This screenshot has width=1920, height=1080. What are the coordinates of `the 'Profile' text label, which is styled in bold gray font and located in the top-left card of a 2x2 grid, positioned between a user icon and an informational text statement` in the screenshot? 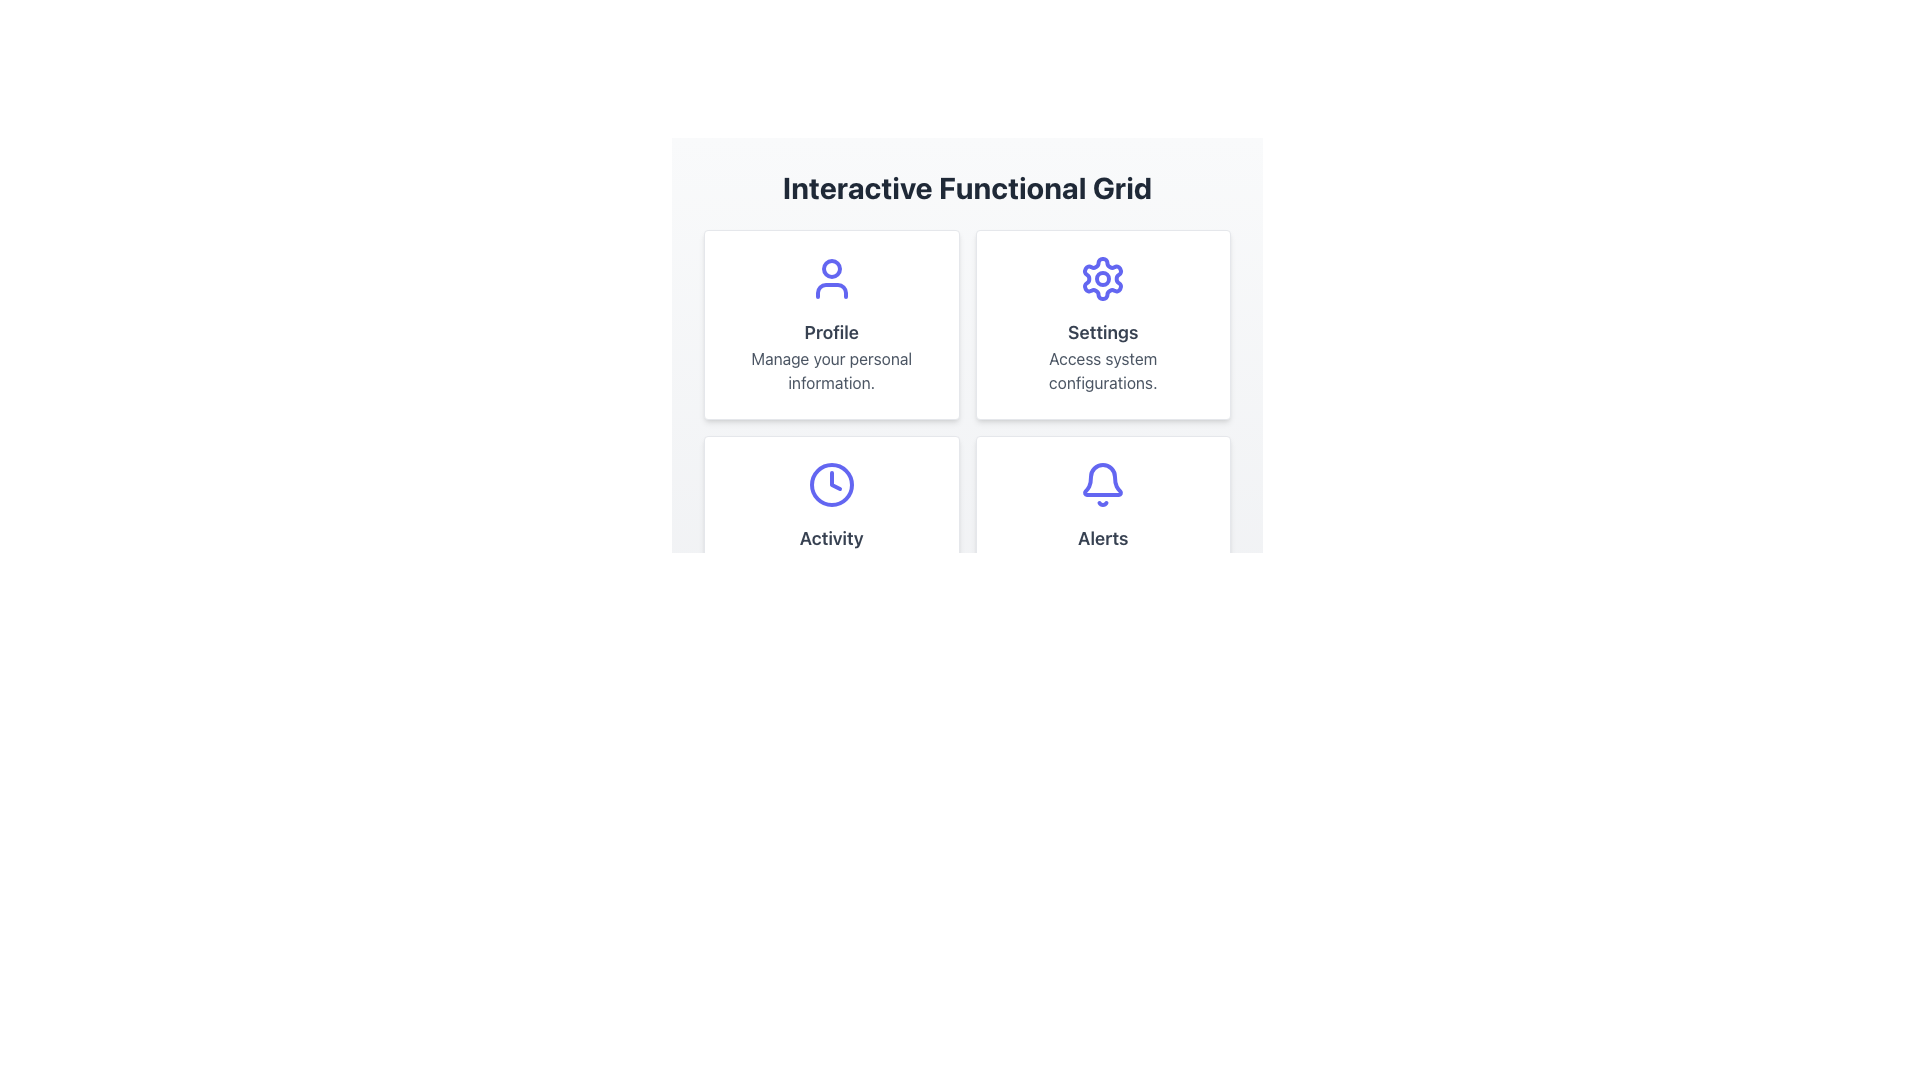 It's located at (831, 331).